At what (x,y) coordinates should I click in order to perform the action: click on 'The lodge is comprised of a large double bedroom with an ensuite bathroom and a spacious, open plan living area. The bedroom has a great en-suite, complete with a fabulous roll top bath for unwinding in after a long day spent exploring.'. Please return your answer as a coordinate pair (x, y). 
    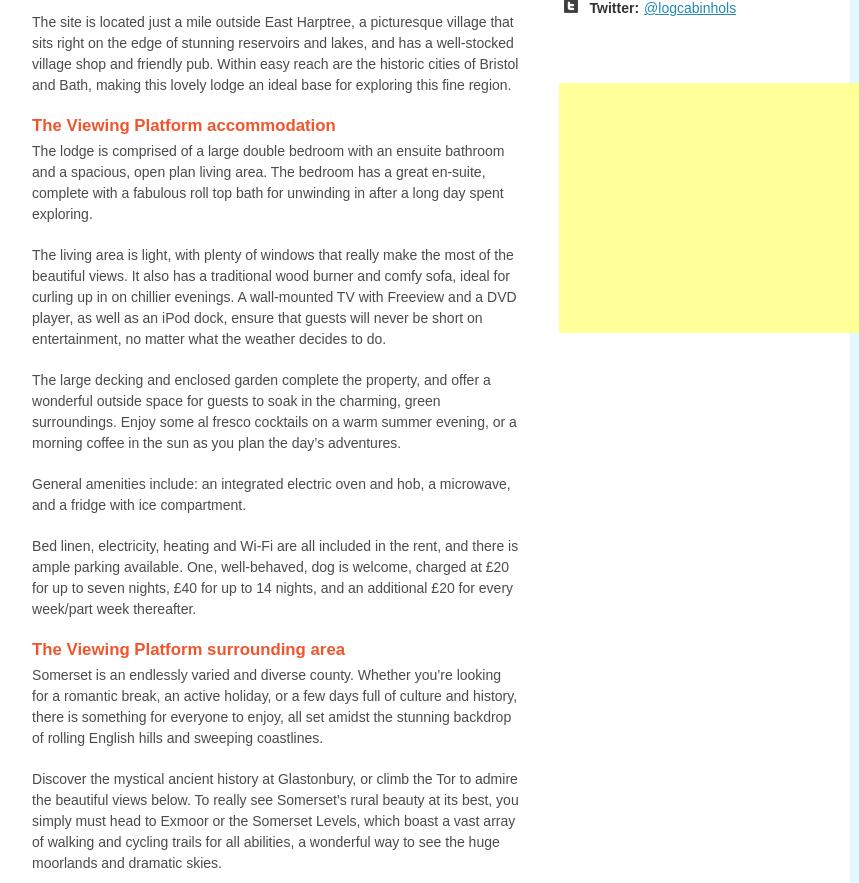
    Looking at the image, I should click on (267, 181).